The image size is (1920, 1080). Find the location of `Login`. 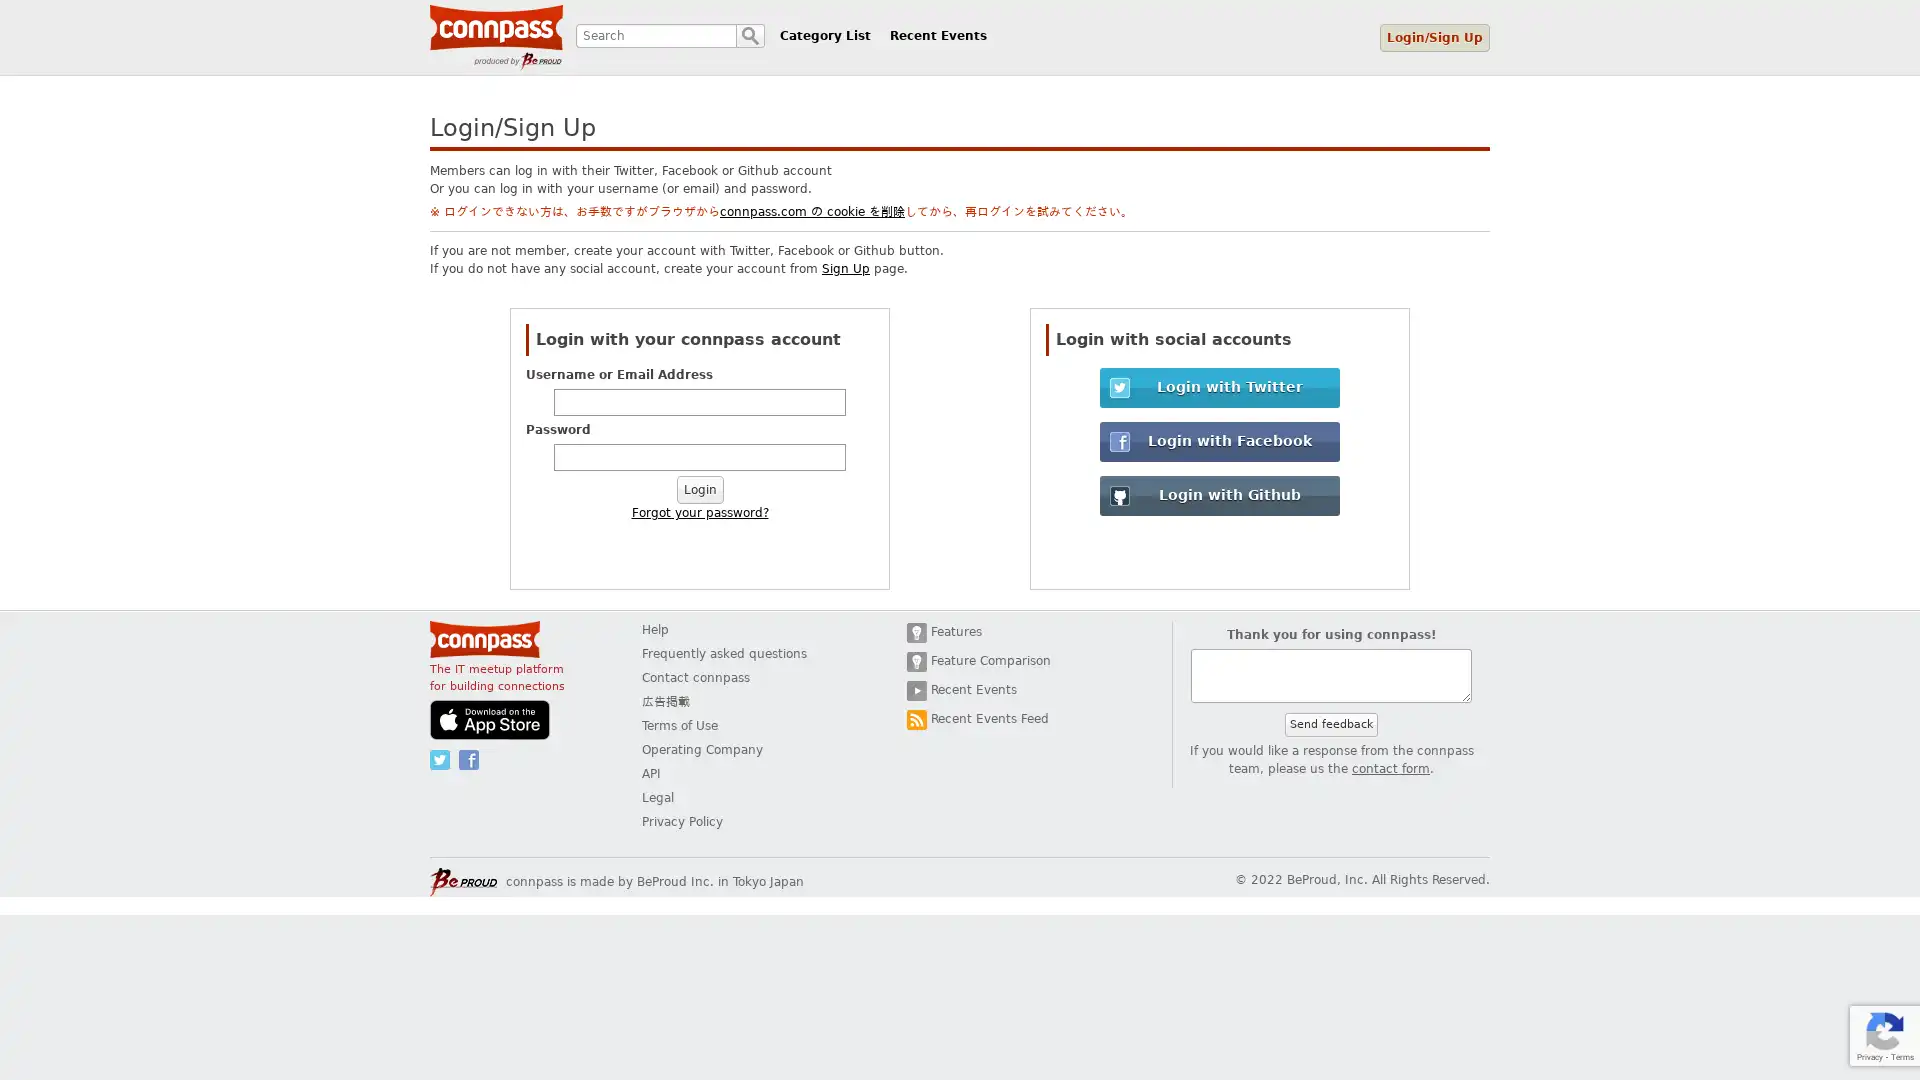

Login is located at coordinates (699, 489).